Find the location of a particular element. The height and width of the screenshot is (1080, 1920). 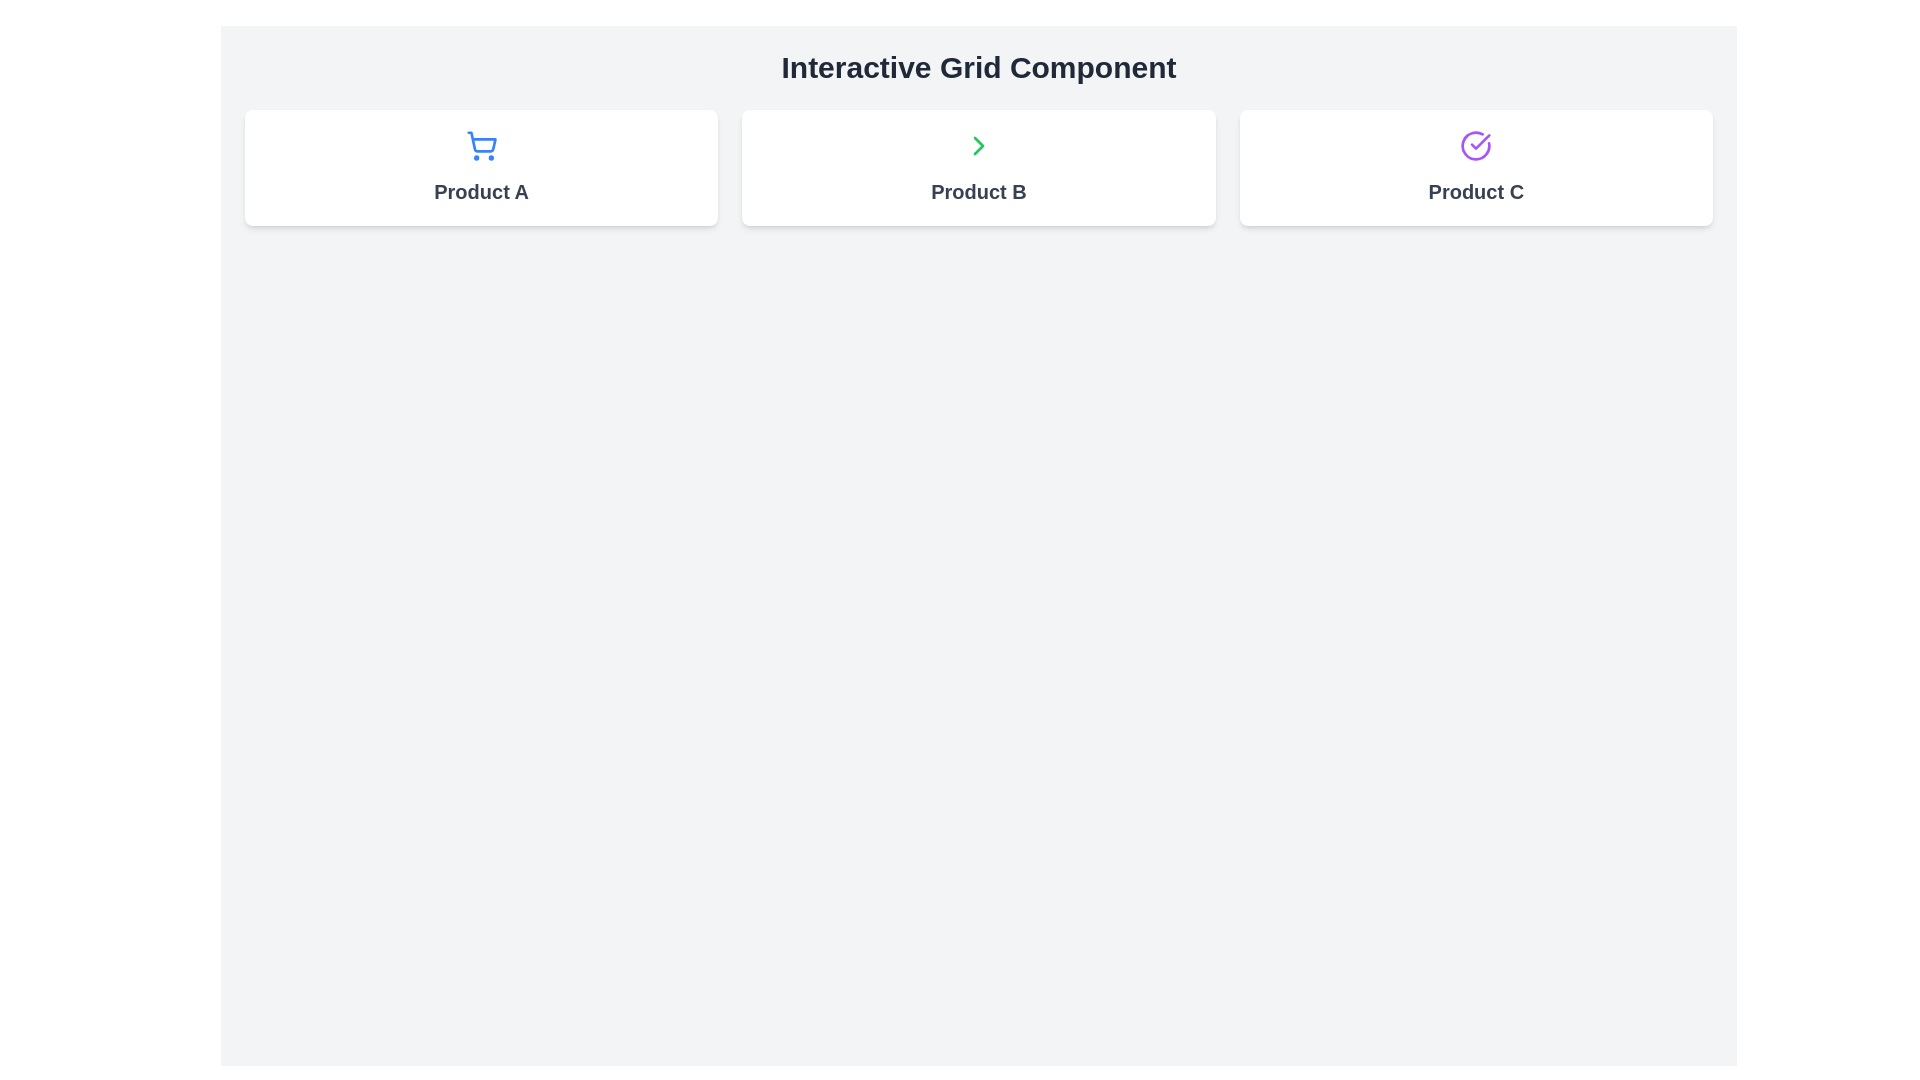

the blue shopping cart icon, which is styled with circular strokes and has two smaller circles underneath representing wheels, located above the label 'Product A' is located at coordinates (481, 145).